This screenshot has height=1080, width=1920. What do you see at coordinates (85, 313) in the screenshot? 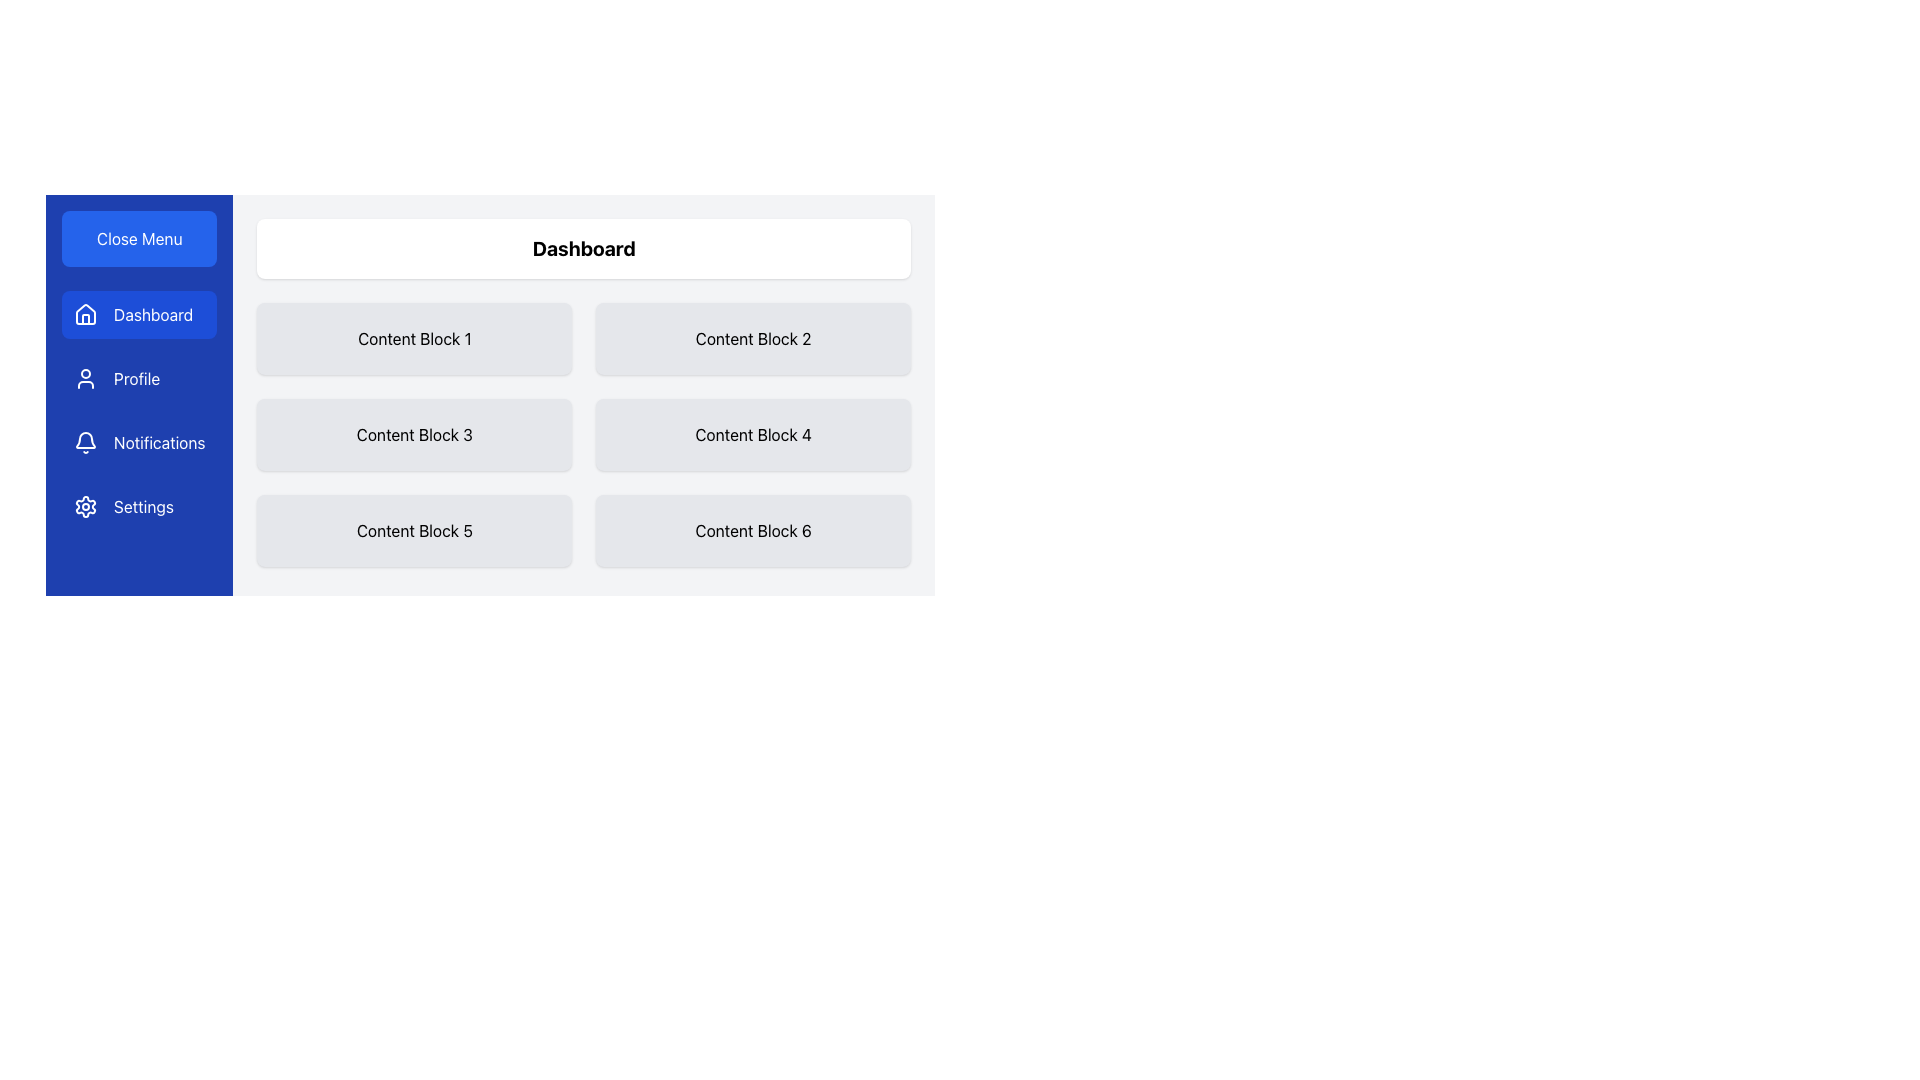
I see `the 'Dashboard' menu item icon located in the left navigation menu, positioned between the 'Close Menu' button and the 'Profile' menu item` at bounding box center [85, 313].